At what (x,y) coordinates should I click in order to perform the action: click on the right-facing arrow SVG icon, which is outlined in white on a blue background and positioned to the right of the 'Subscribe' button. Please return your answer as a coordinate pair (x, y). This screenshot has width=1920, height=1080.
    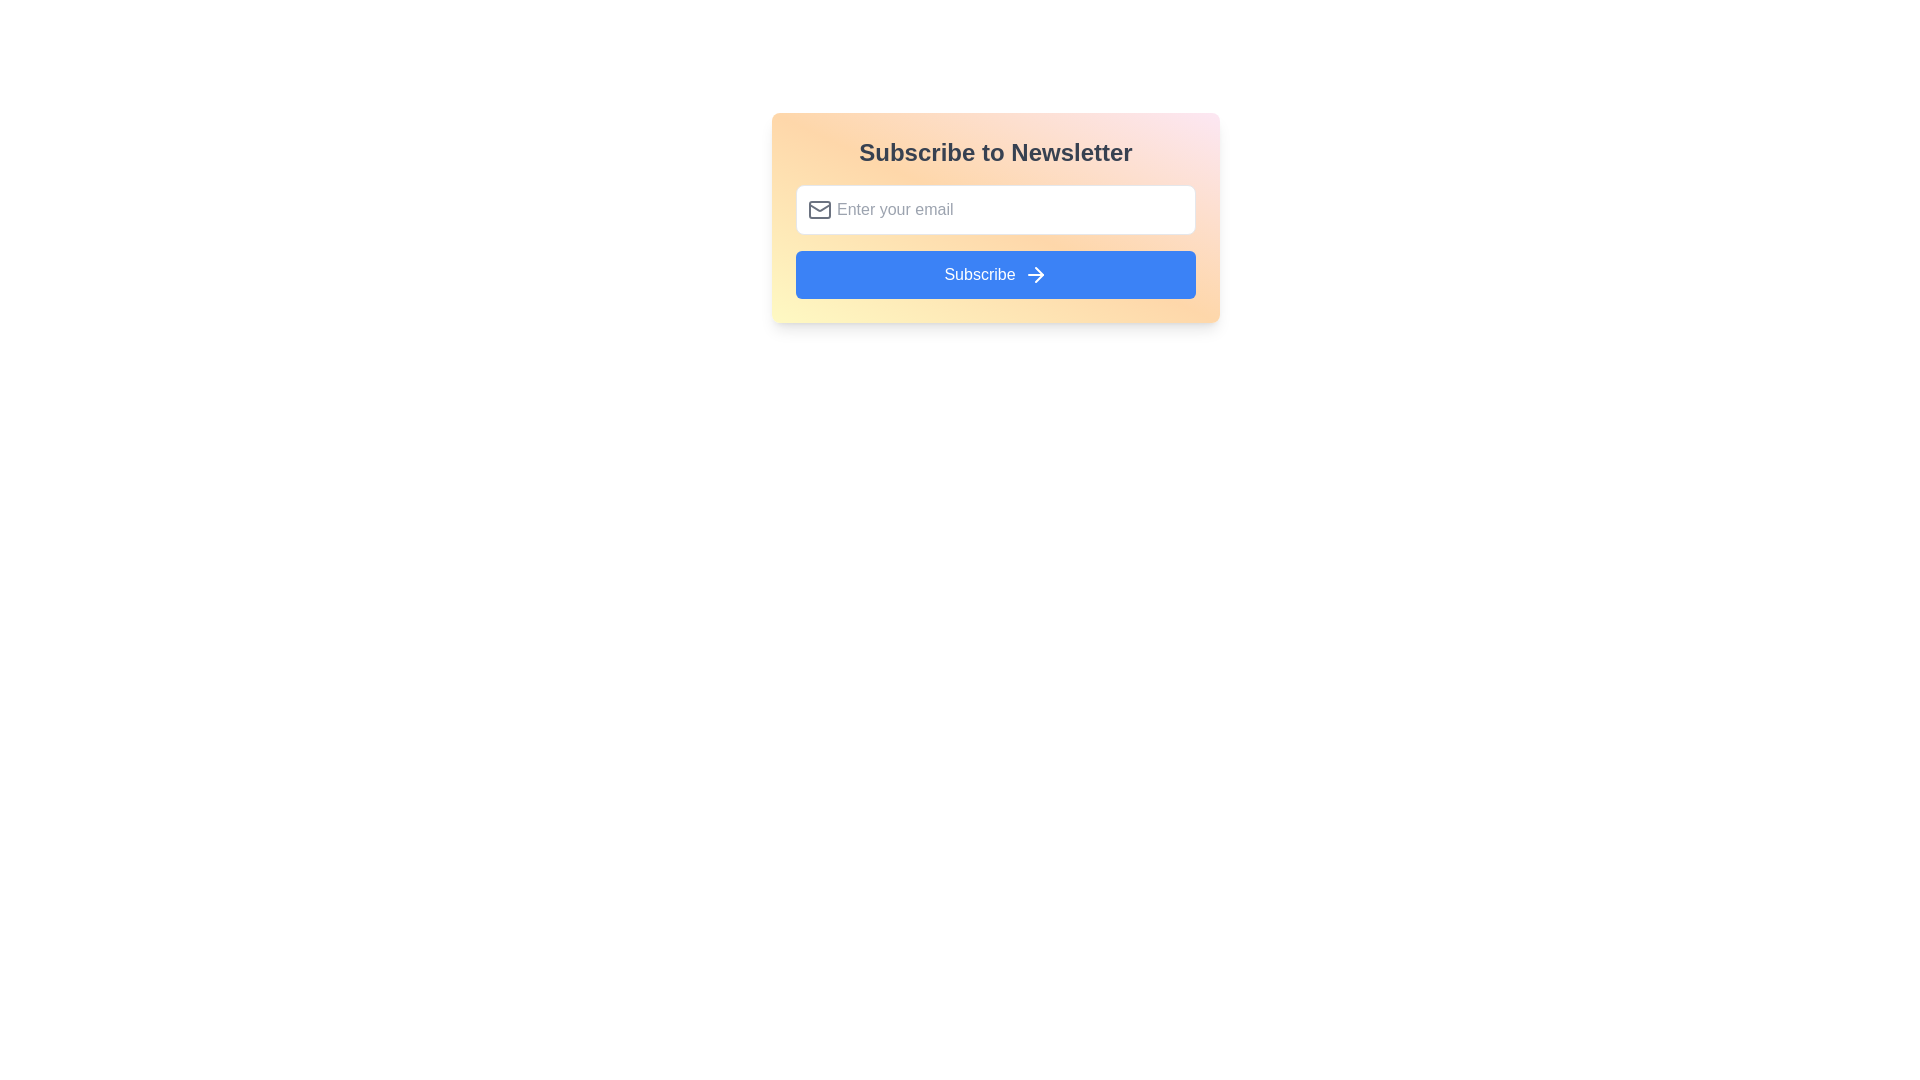
    Looking at the image, I should click on (1035, 274).